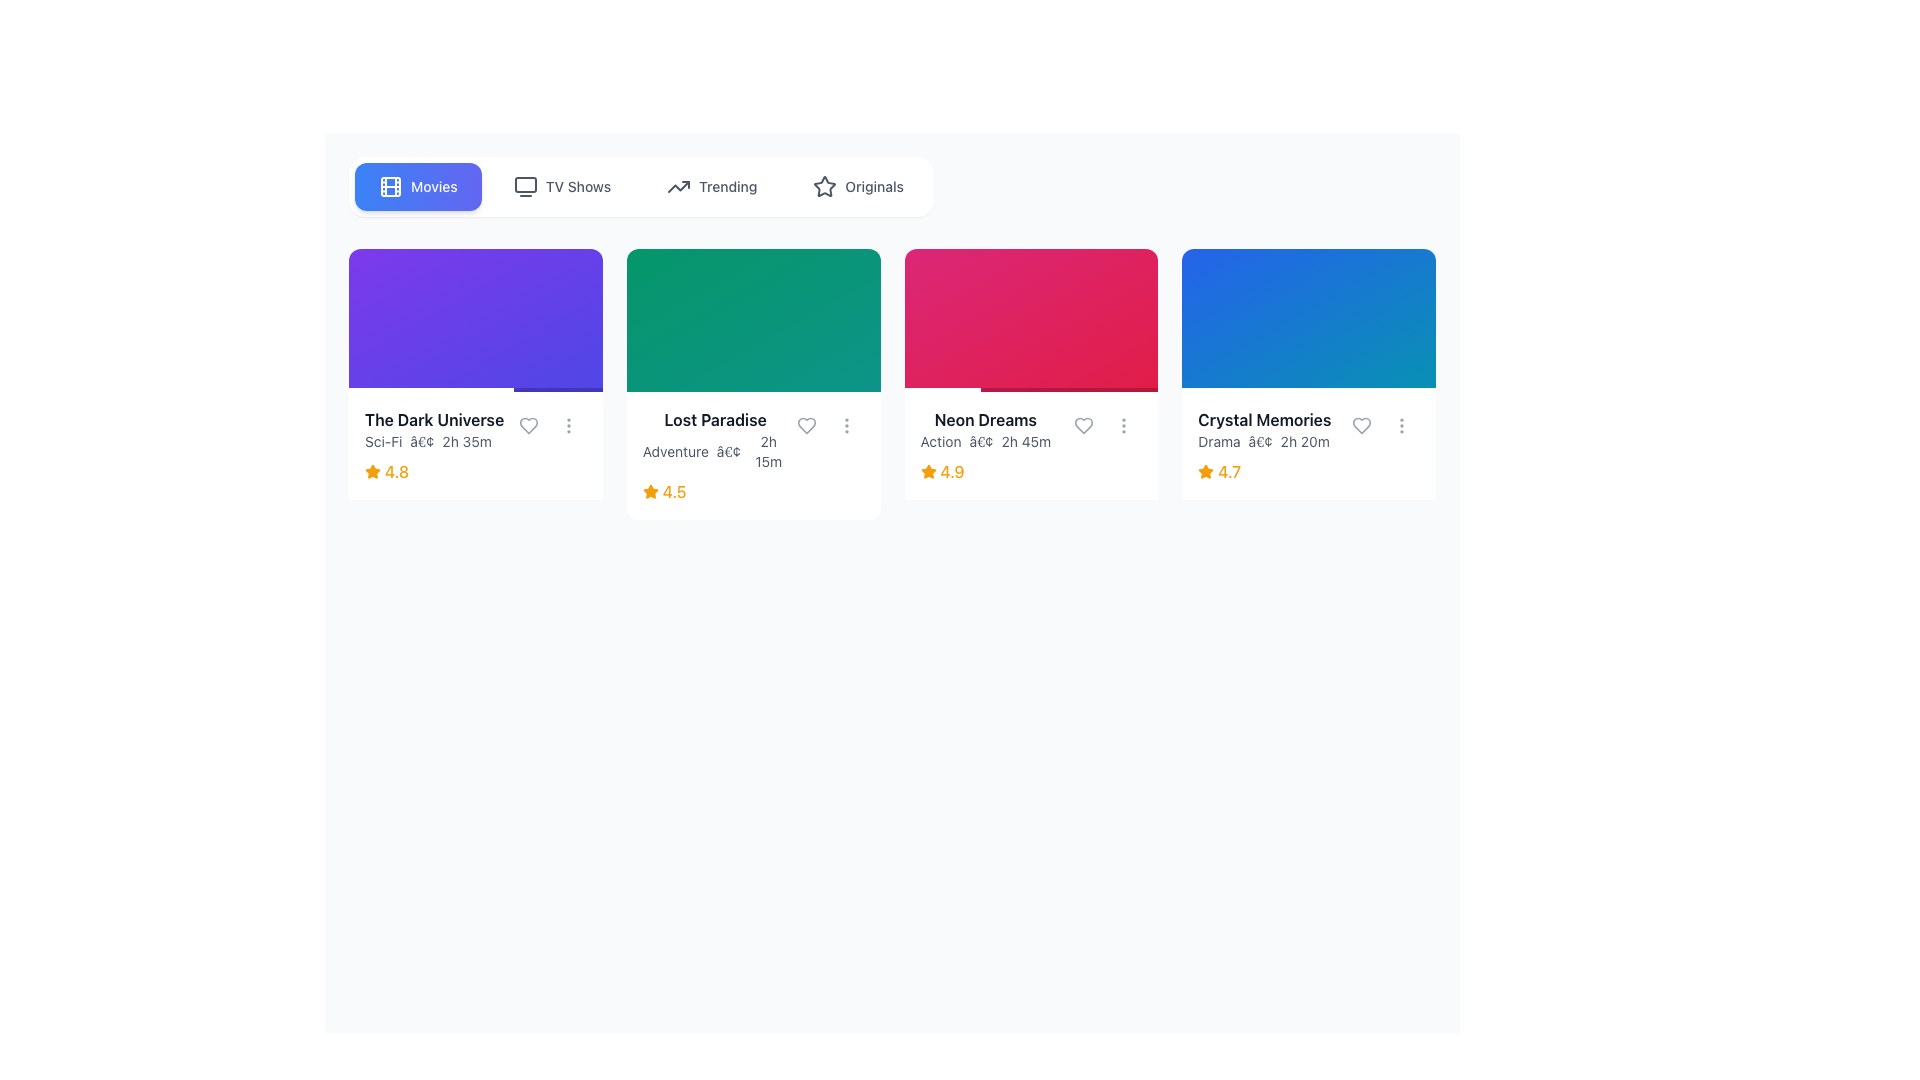  Describe the element at coordinates (752, 455) in the screenshot. I see `the text block displaying movie details for 'Lost Paradise'` at that location.